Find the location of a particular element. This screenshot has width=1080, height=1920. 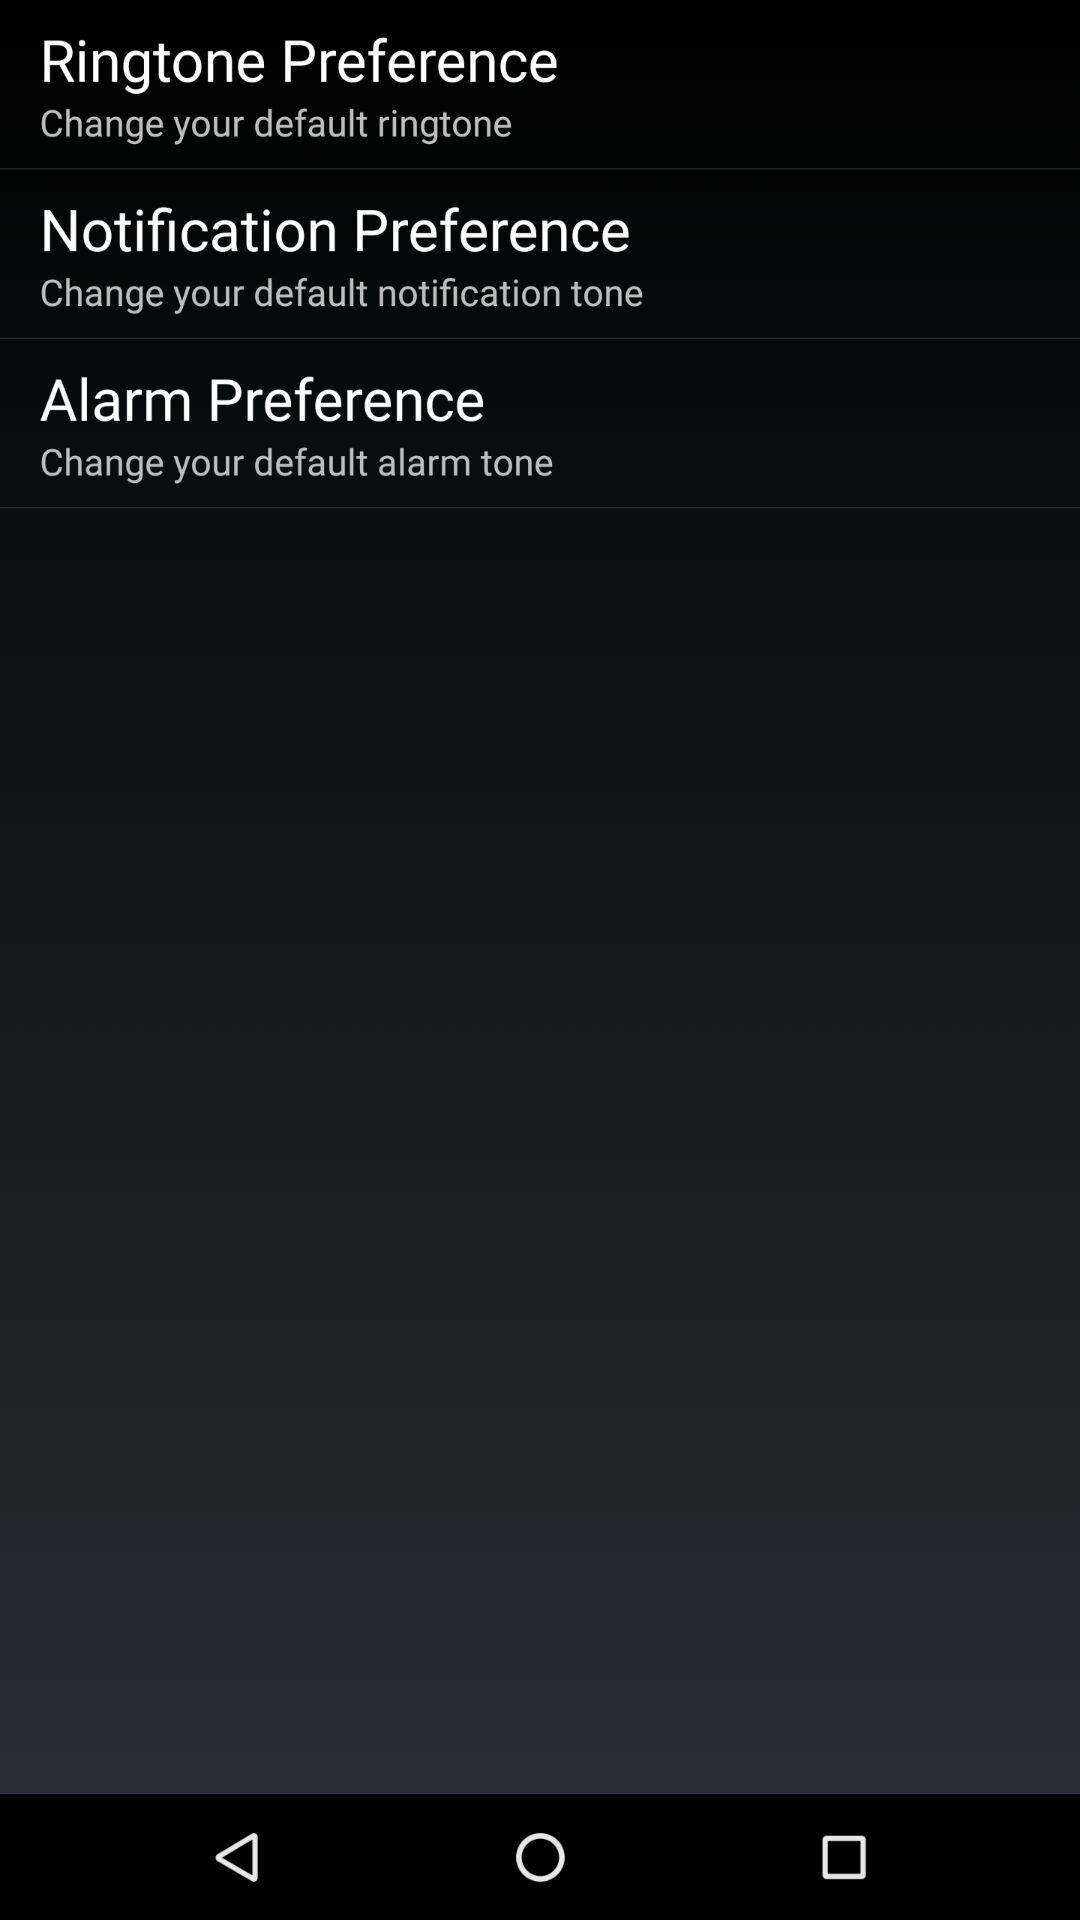

notification preference is located at coordinates (334, 228).